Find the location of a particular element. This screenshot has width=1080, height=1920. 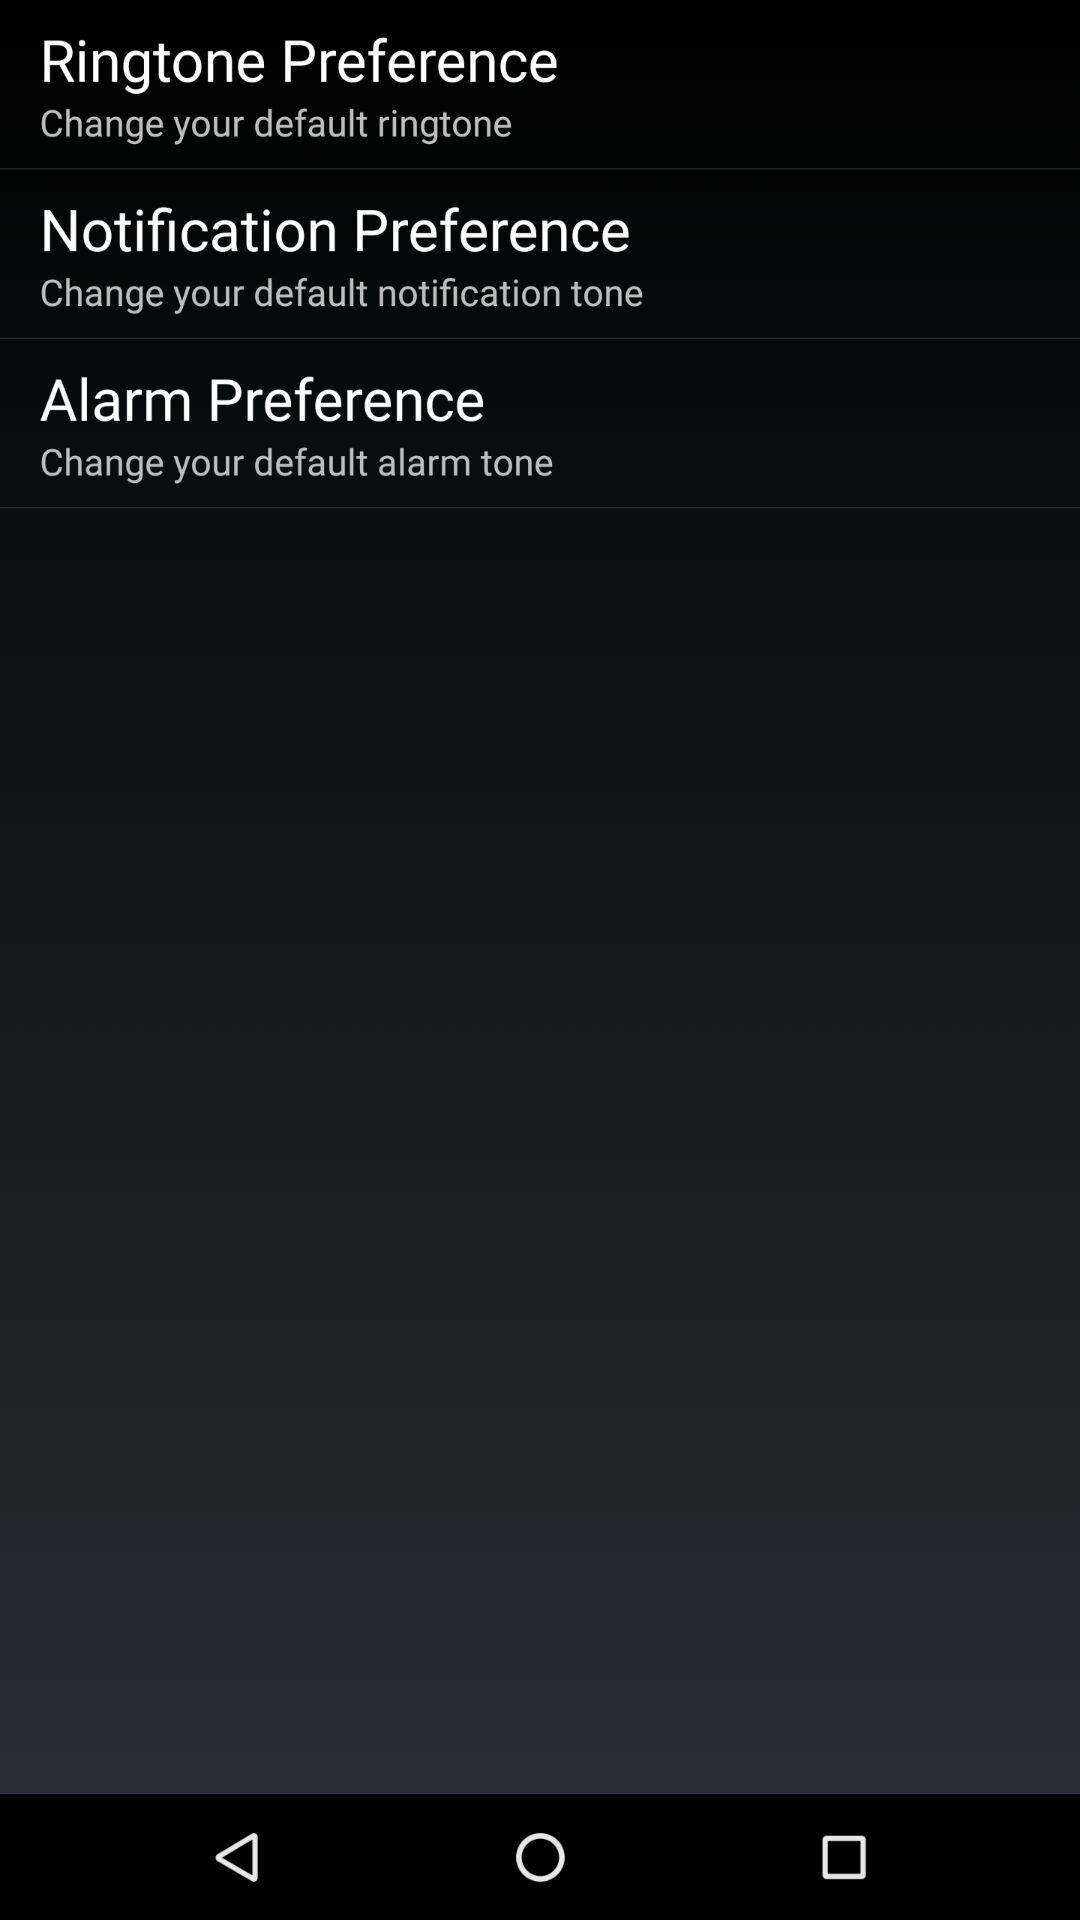

notification preference is located at coordinates (334, 228).